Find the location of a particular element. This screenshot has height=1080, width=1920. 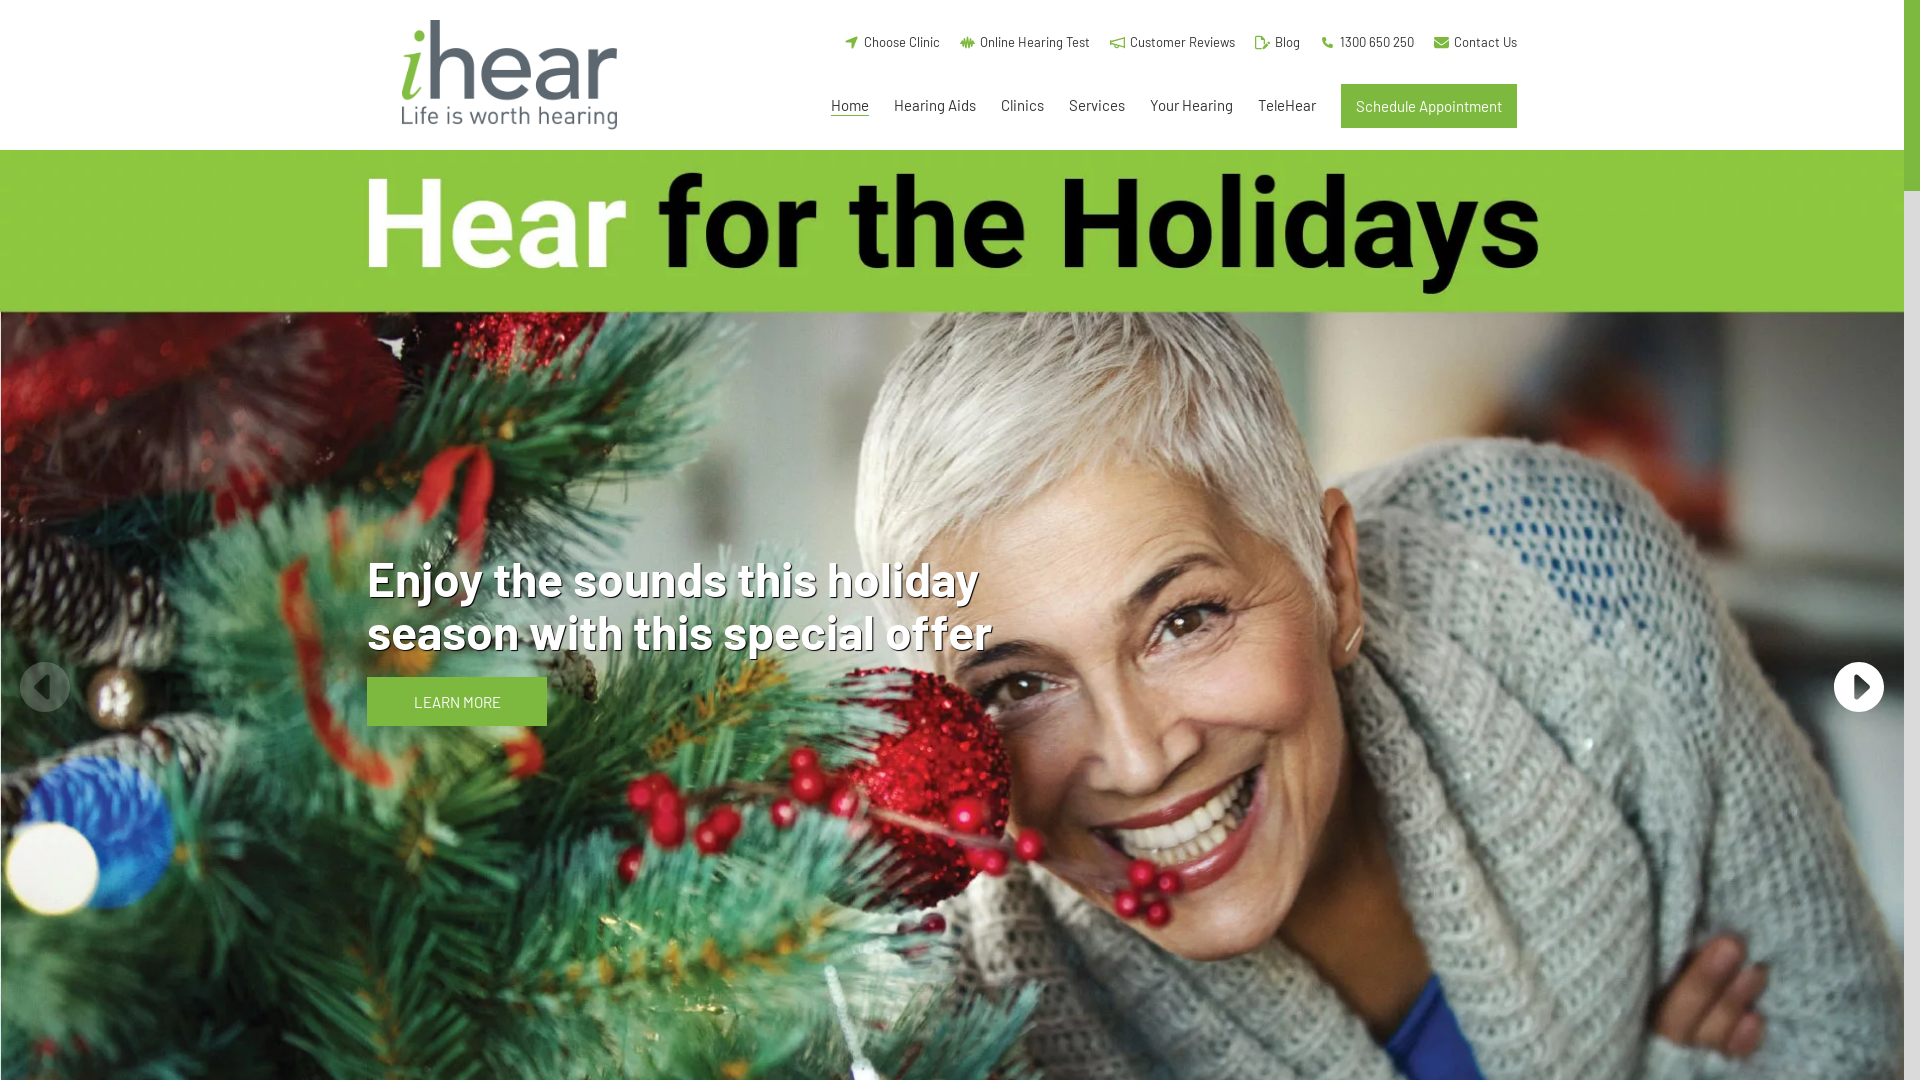

'LEARN MORE' is located at coordinates (455, 700).